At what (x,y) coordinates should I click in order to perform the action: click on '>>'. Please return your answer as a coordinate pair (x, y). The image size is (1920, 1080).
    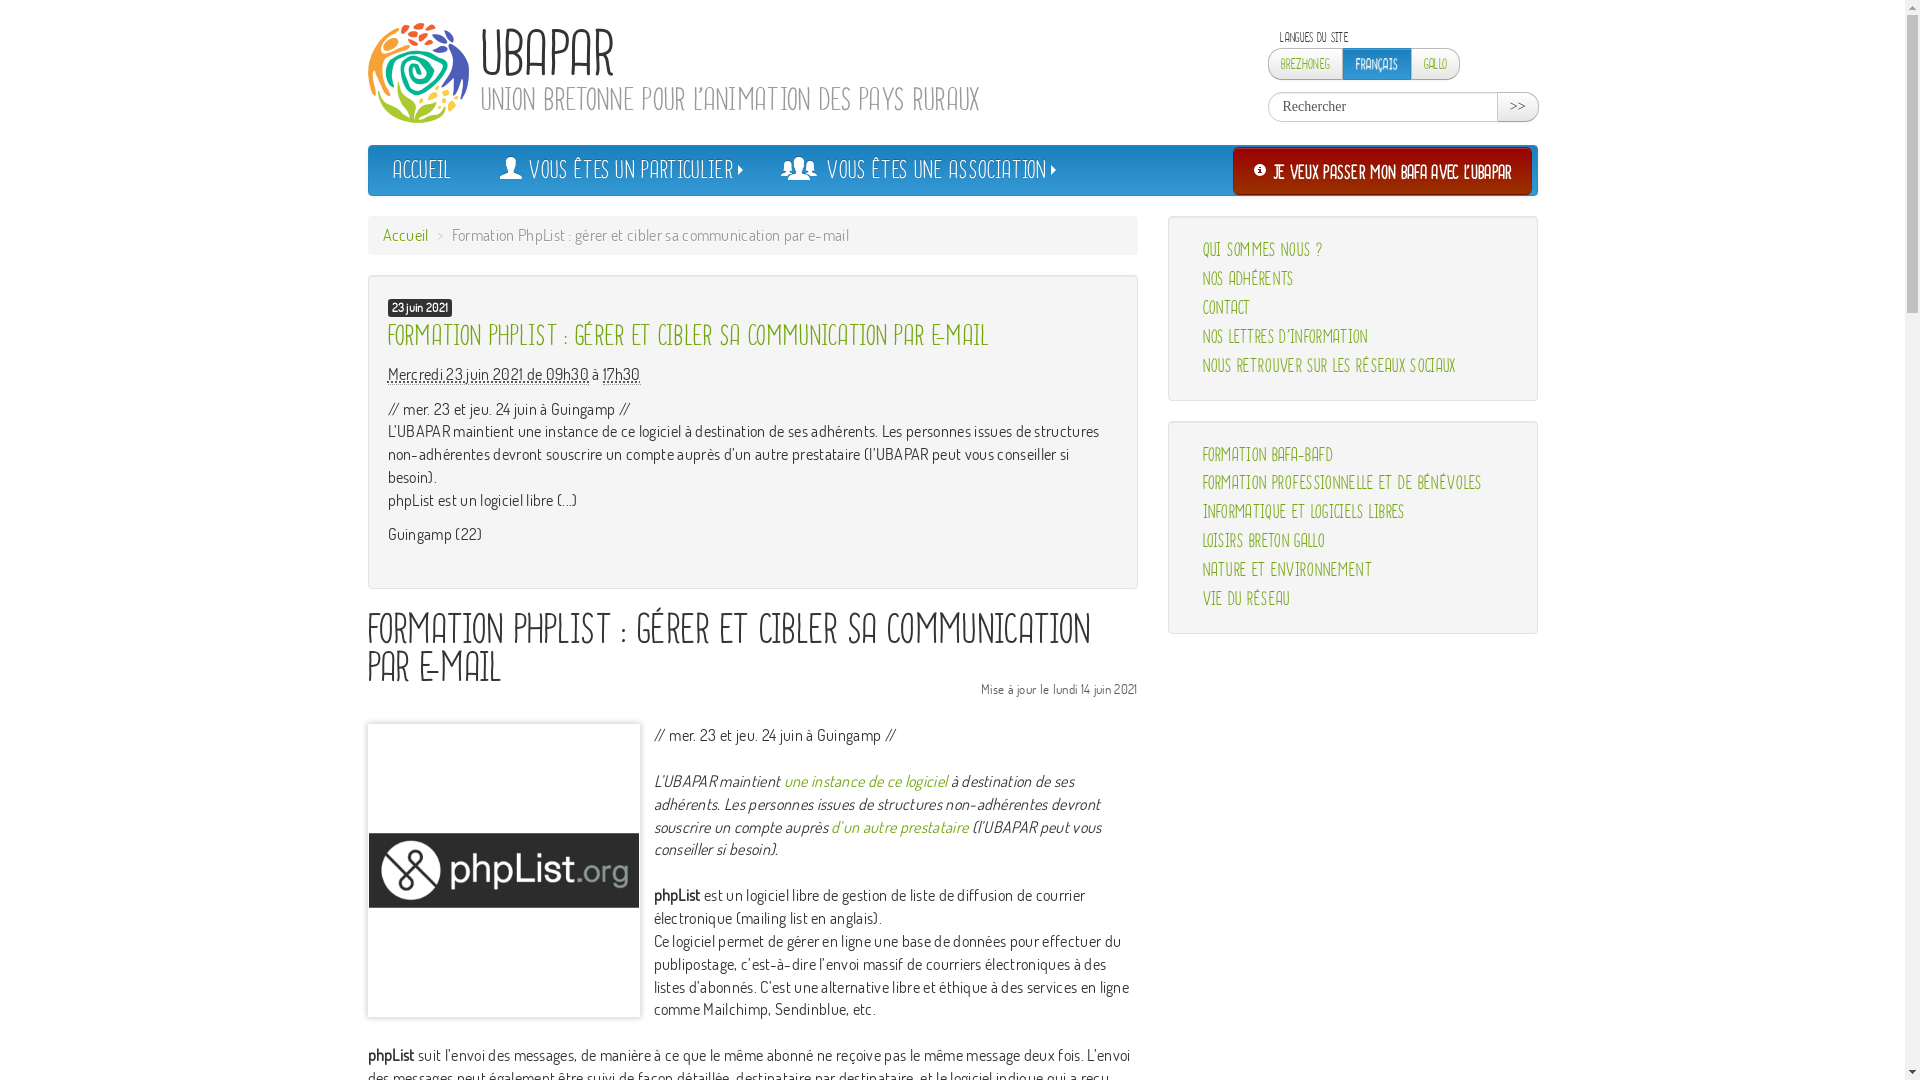
    Looking at the image, I should click on (1497, 107).